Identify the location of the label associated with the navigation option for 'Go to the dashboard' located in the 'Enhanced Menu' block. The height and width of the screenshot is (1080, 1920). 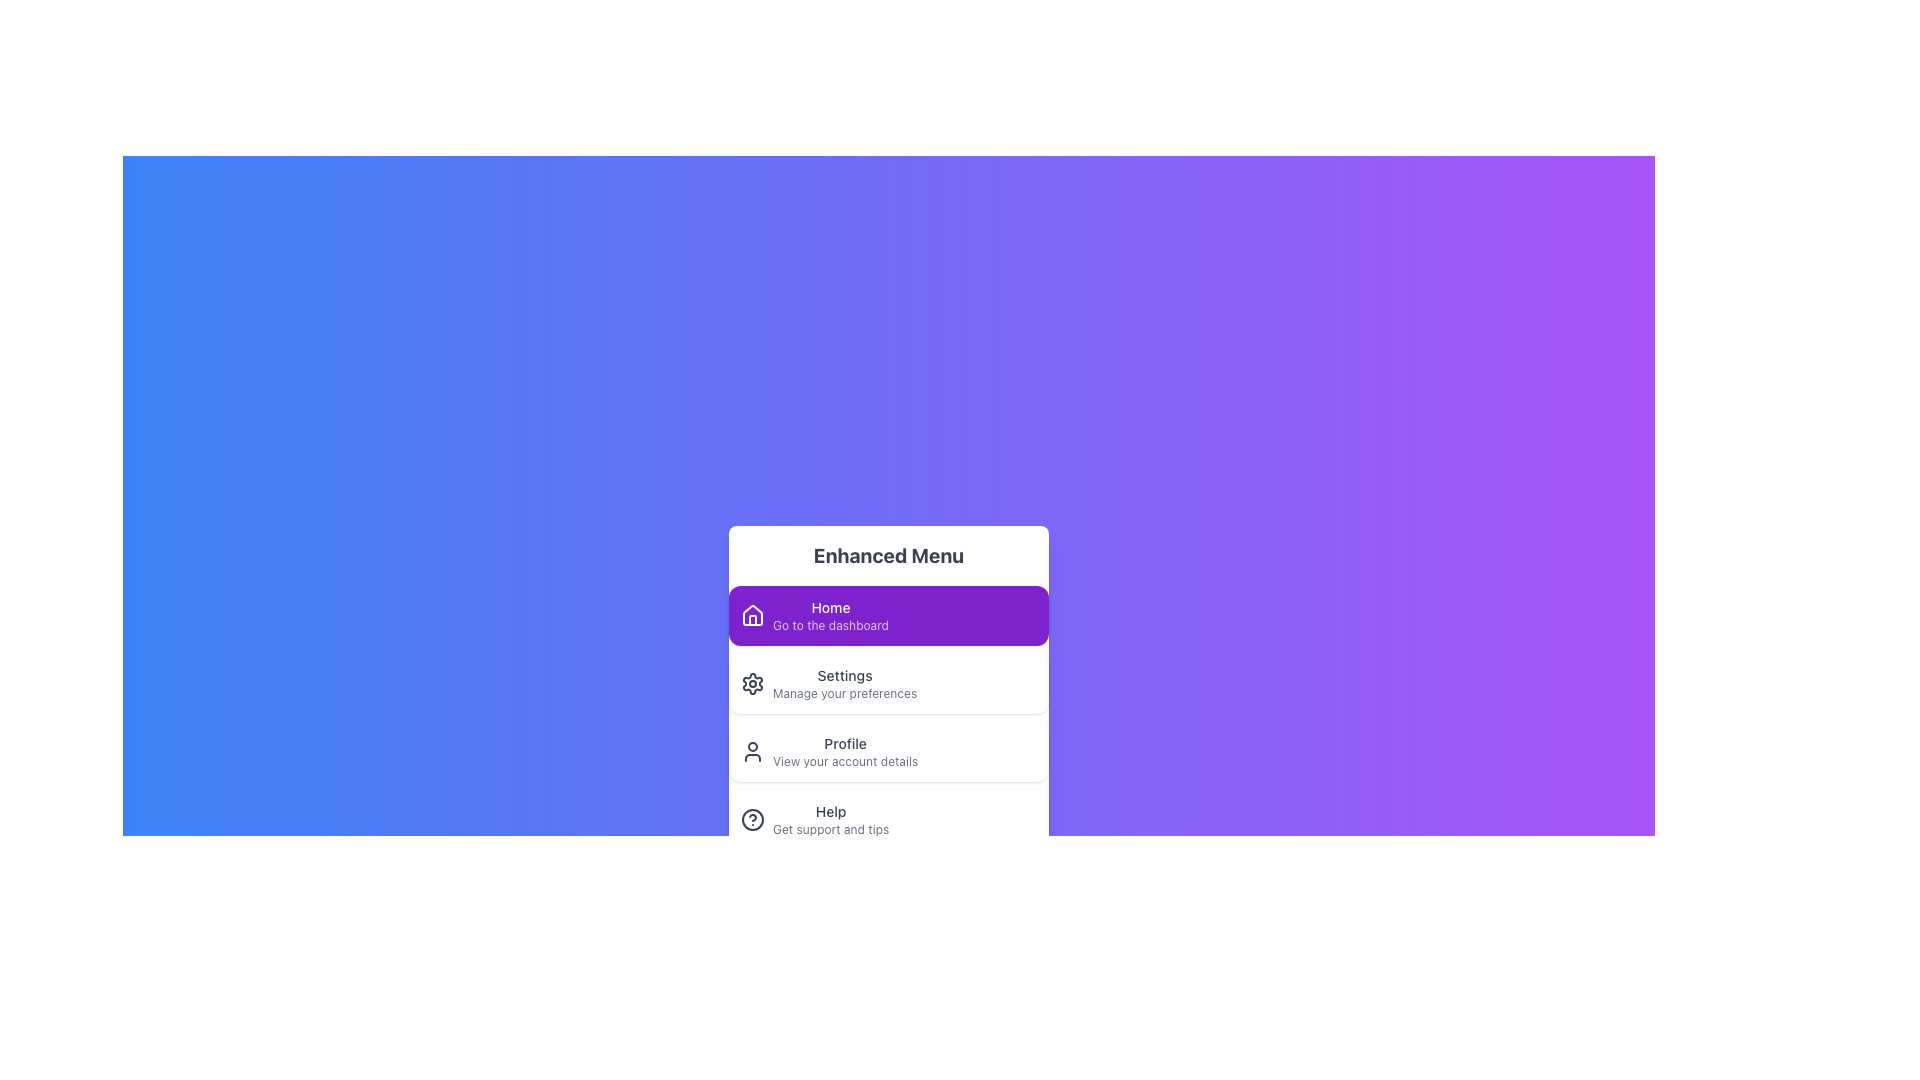
(830, 607).